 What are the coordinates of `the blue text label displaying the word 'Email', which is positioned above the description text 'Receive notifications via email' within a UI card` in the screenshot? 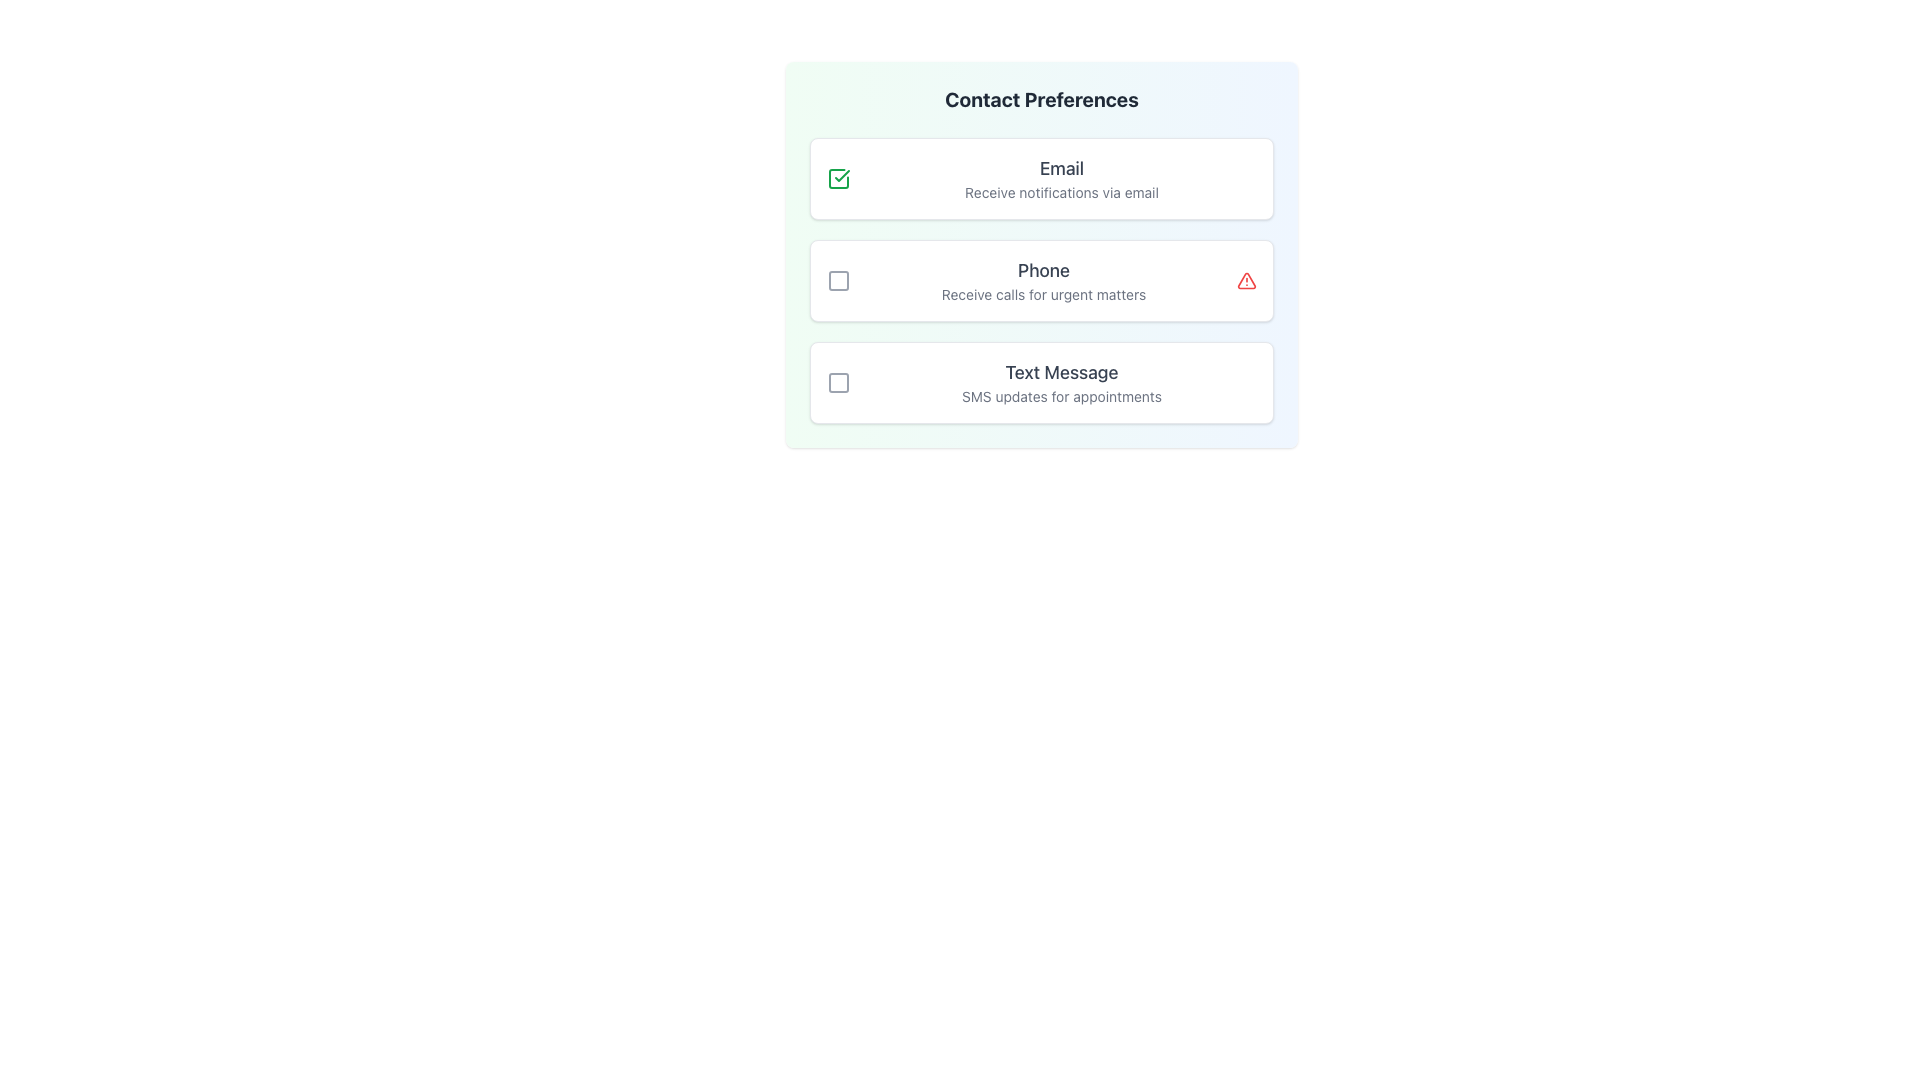 It's located at (1060, 168).